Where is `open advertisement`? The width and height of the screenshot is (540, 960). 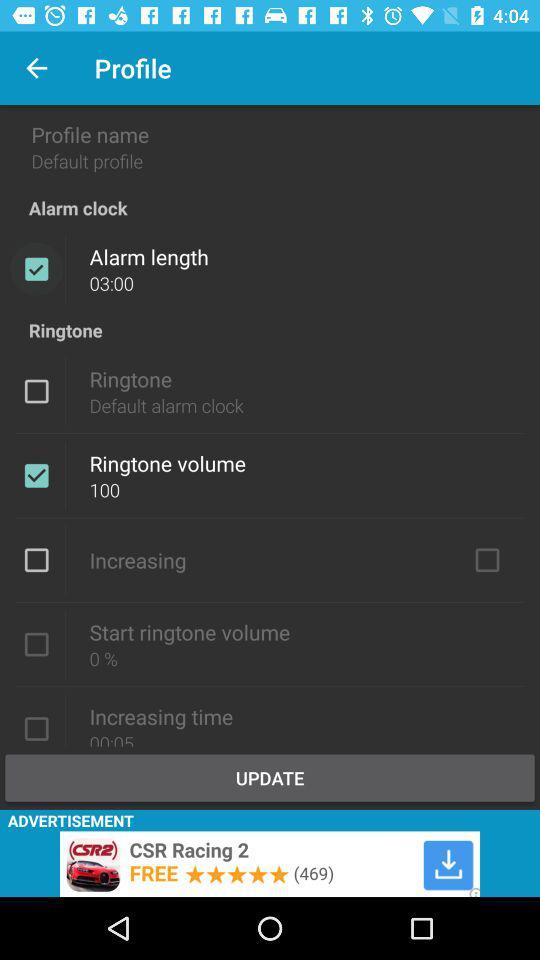 open advertisement is located at coordinates (270, 863).